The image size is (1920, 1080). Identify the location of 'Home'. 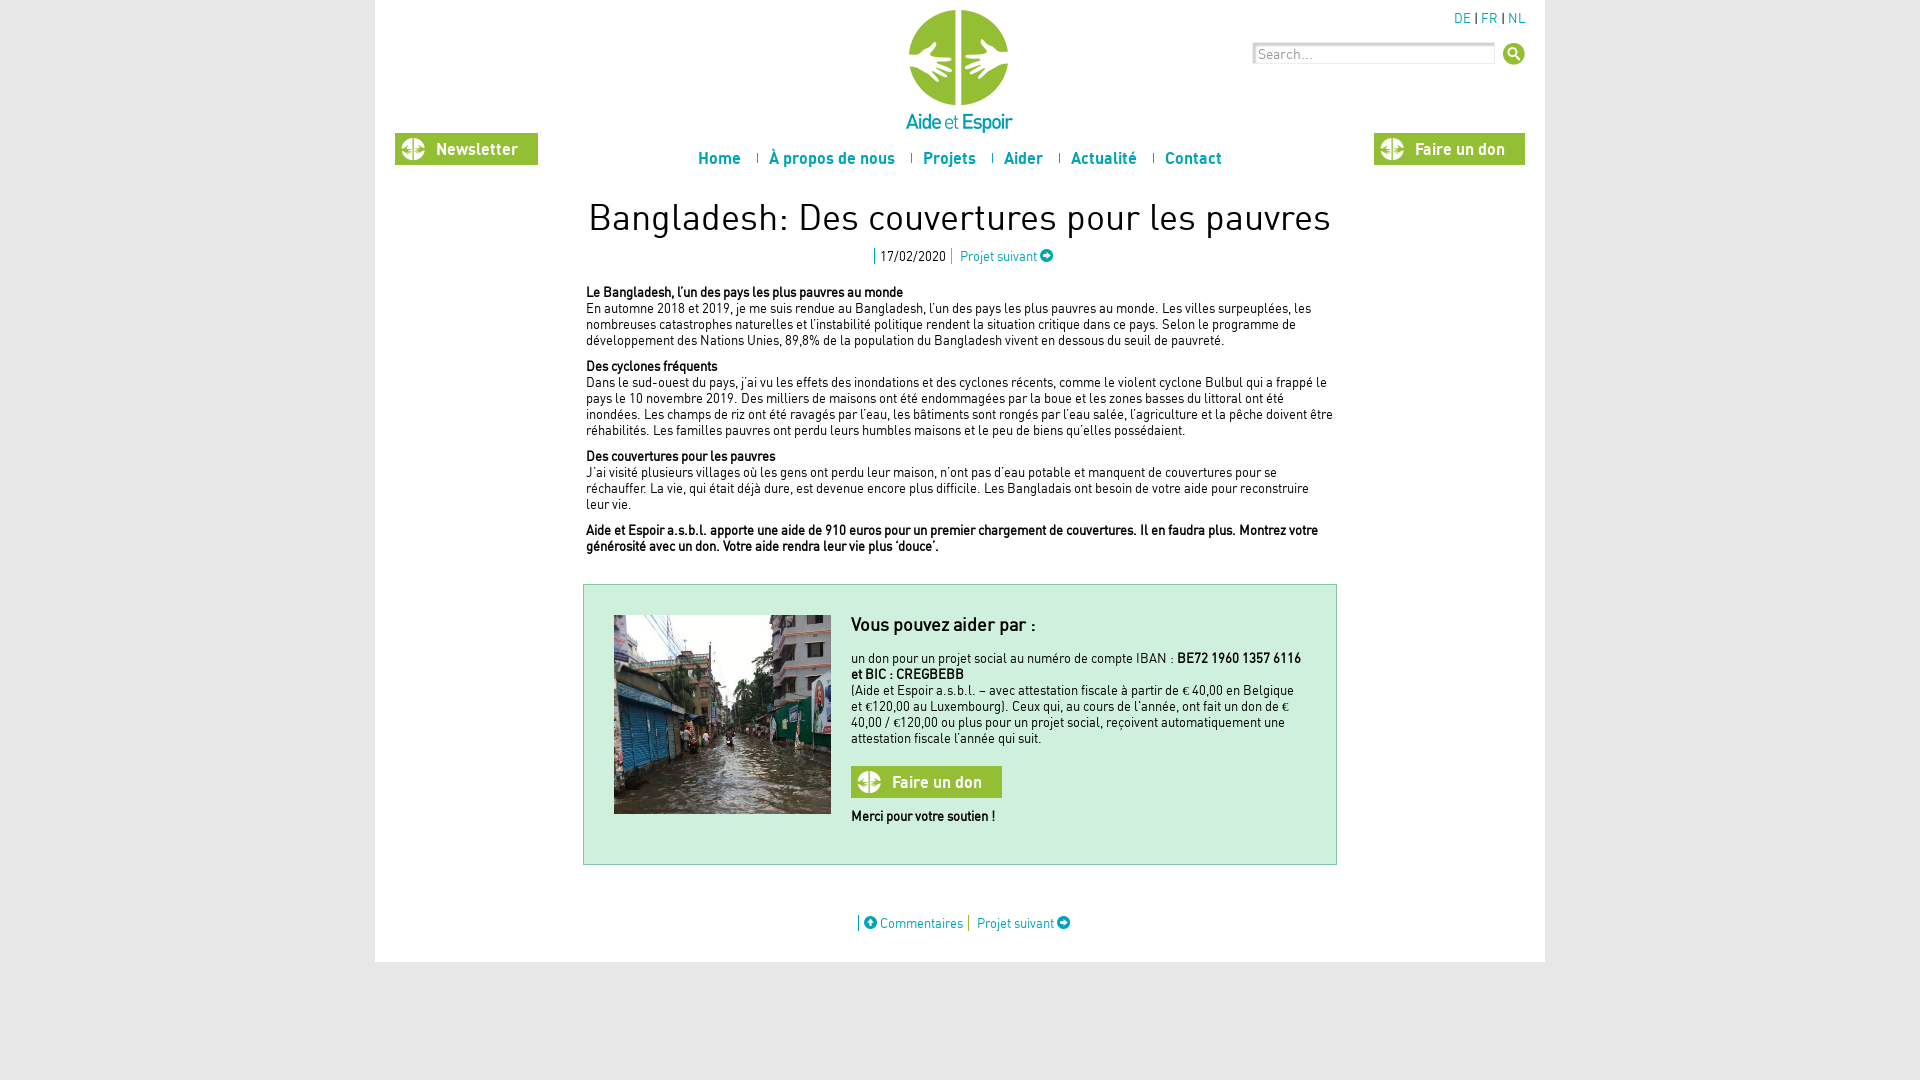
(719, 154).